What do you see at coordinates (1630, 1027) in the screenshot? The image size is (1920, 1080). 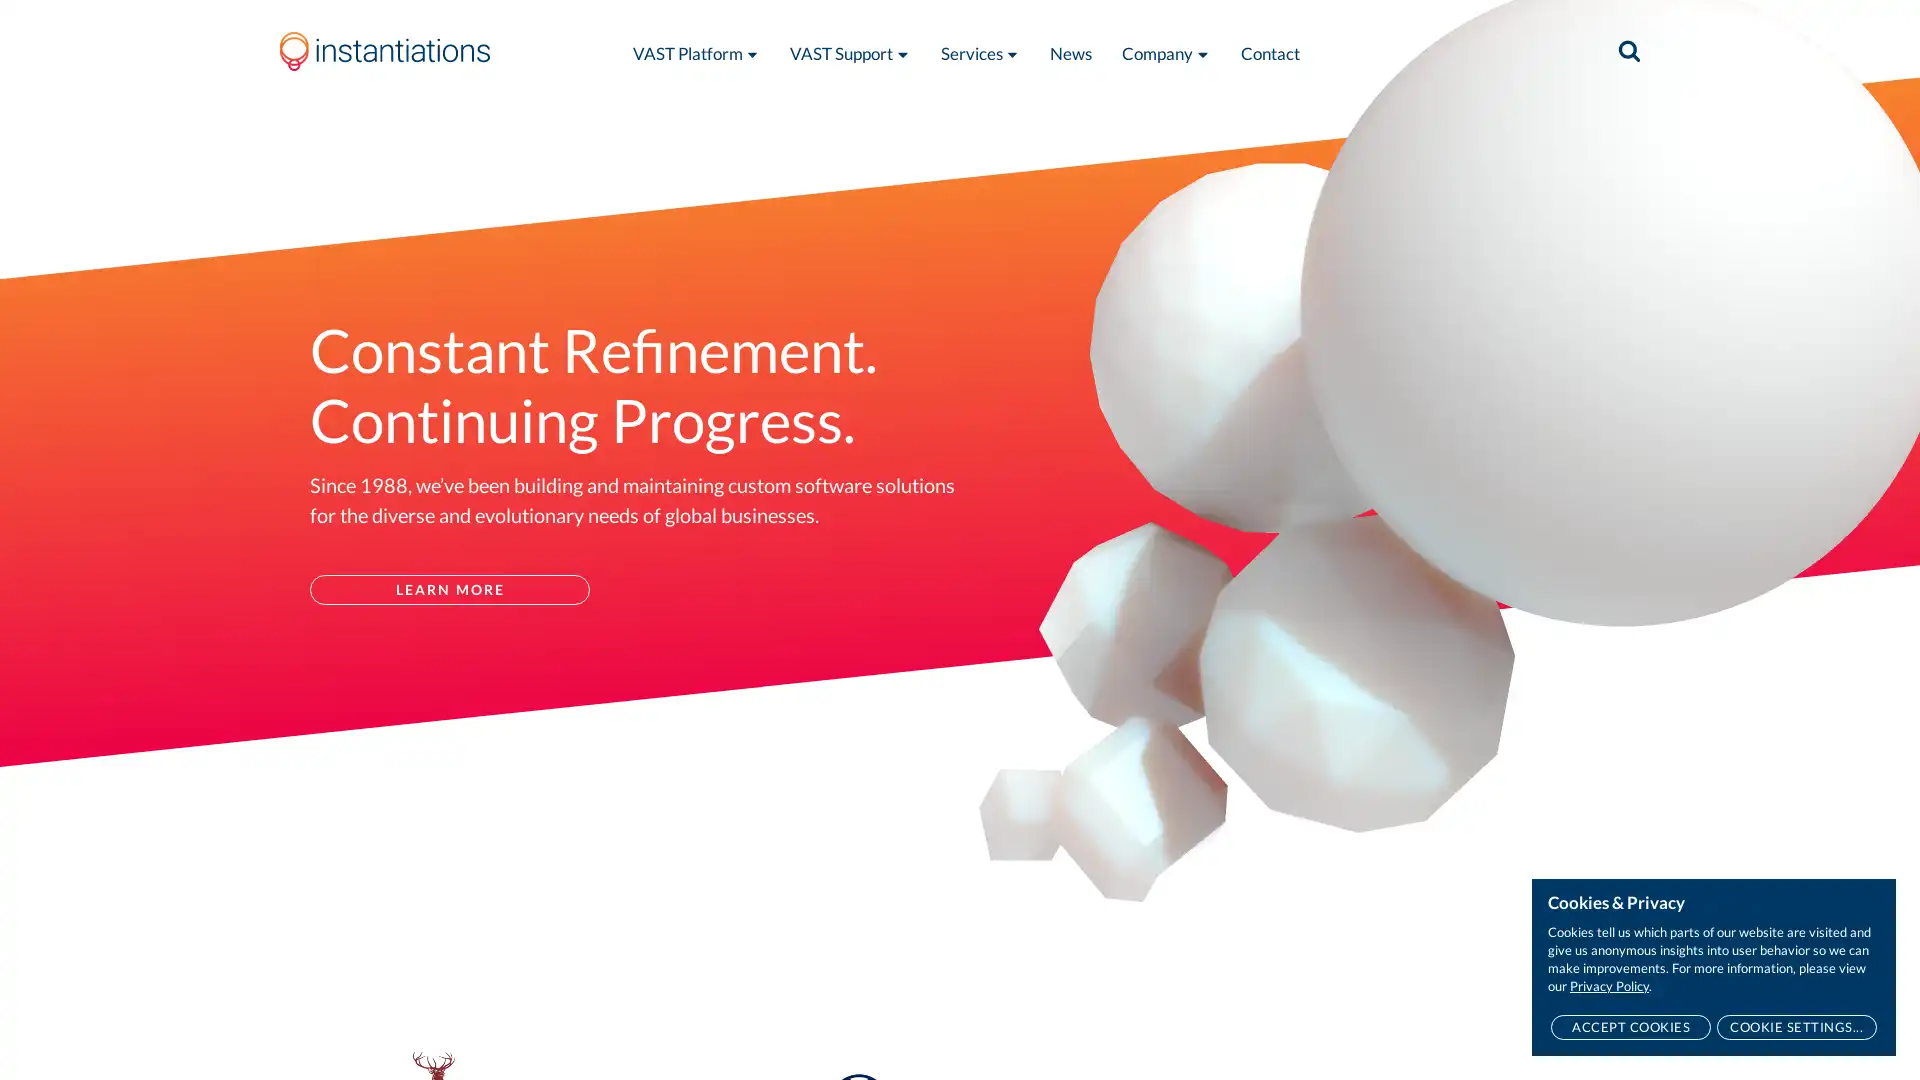 I see `ACCEPT COOKIES` at bounding box center [1630, 1027].